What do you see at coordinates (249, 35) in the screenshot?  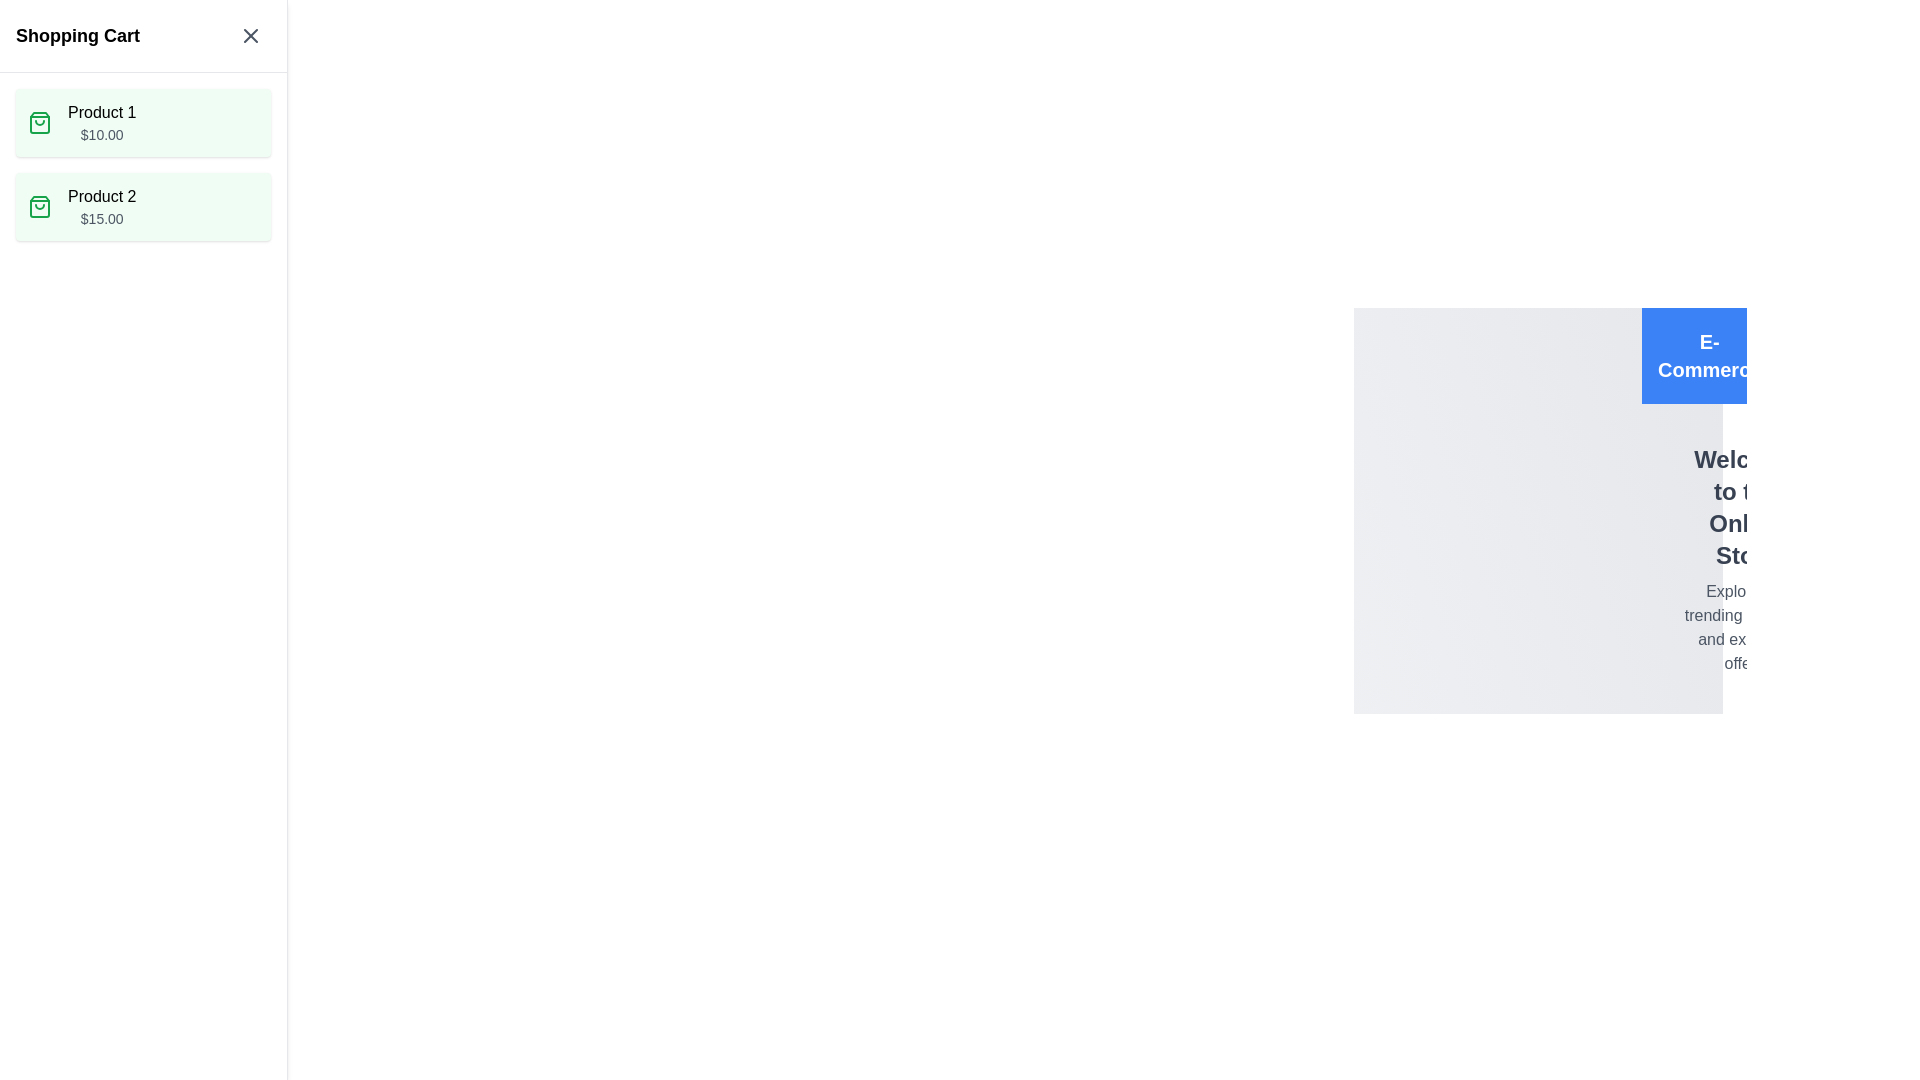 I see `the close button icon located in the top-right corner of the 'Shopping Cart' panel` at bounding box center [249, 35].